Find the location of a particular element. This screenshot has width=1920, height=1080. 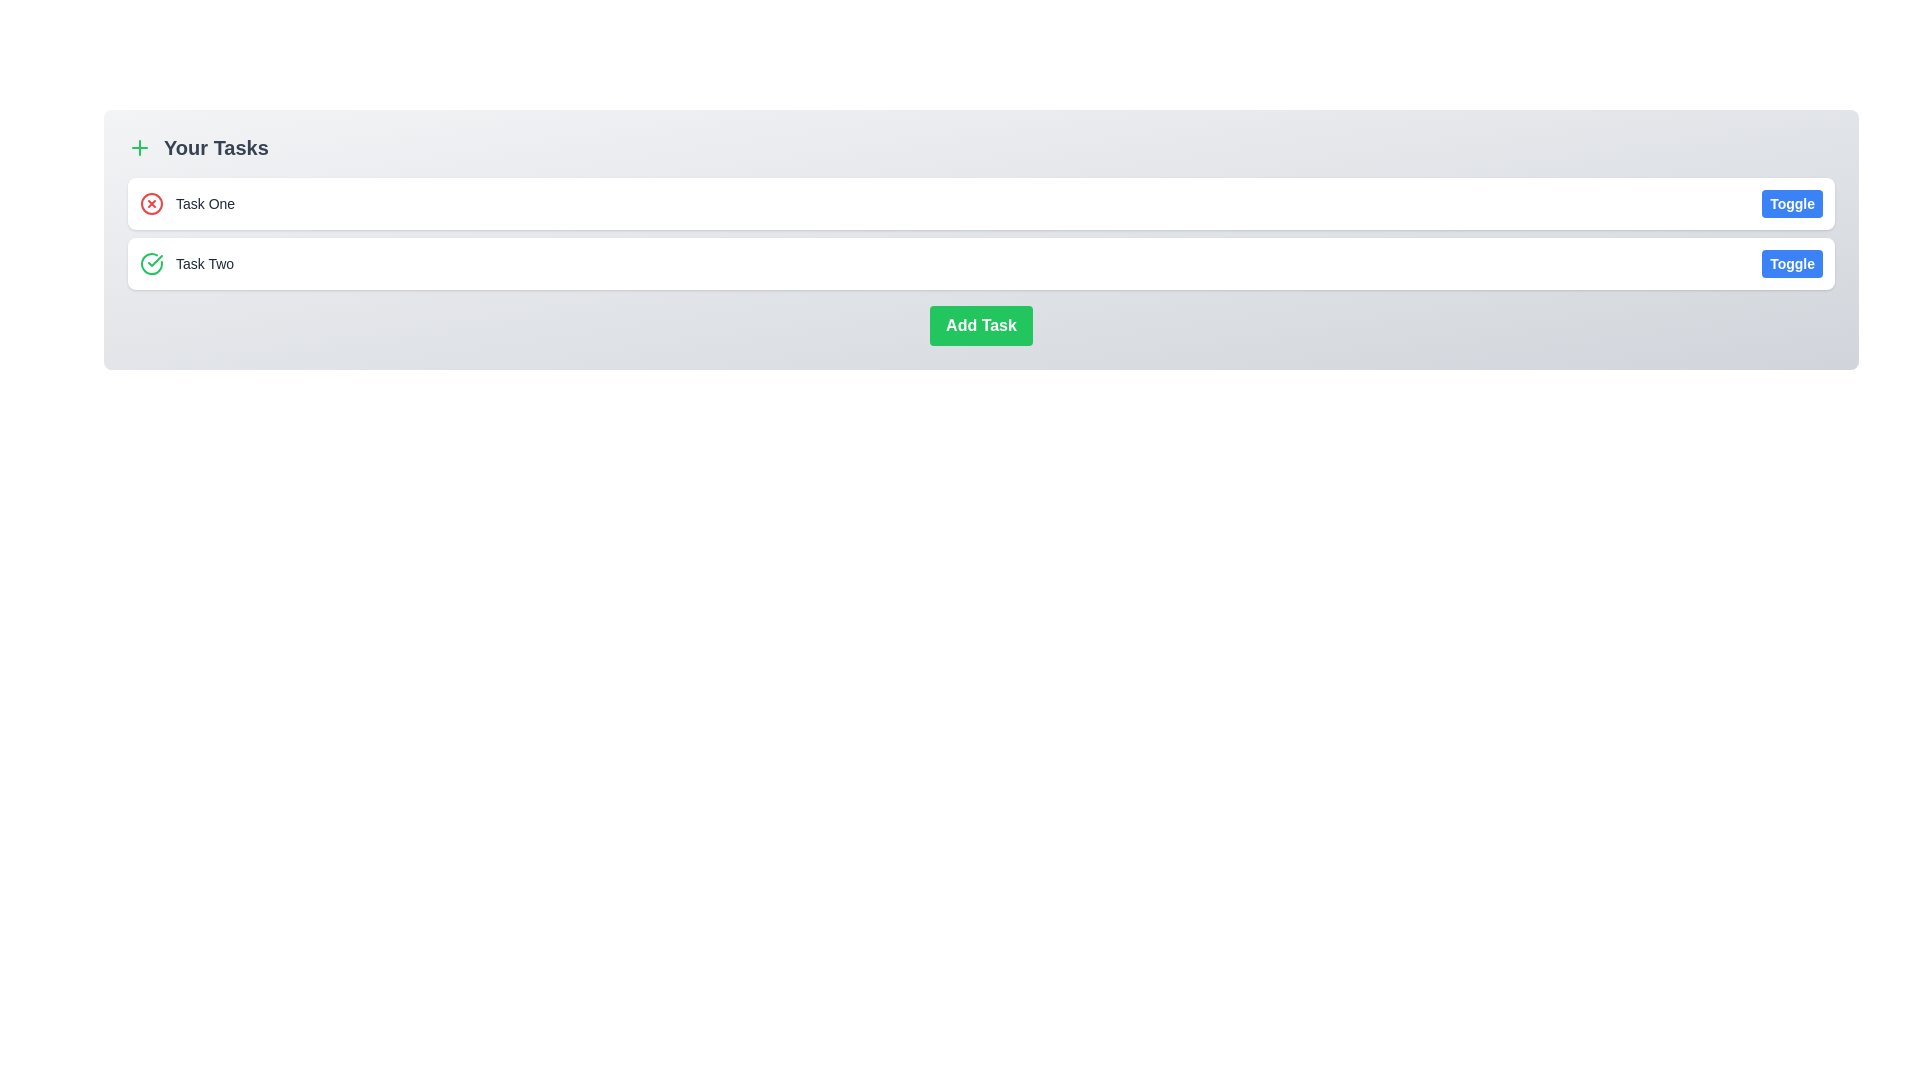

the red circular icon with a cross (X) inside it, located to the immediate left of the text label 'Task One' is located at coordinates (151, 204).